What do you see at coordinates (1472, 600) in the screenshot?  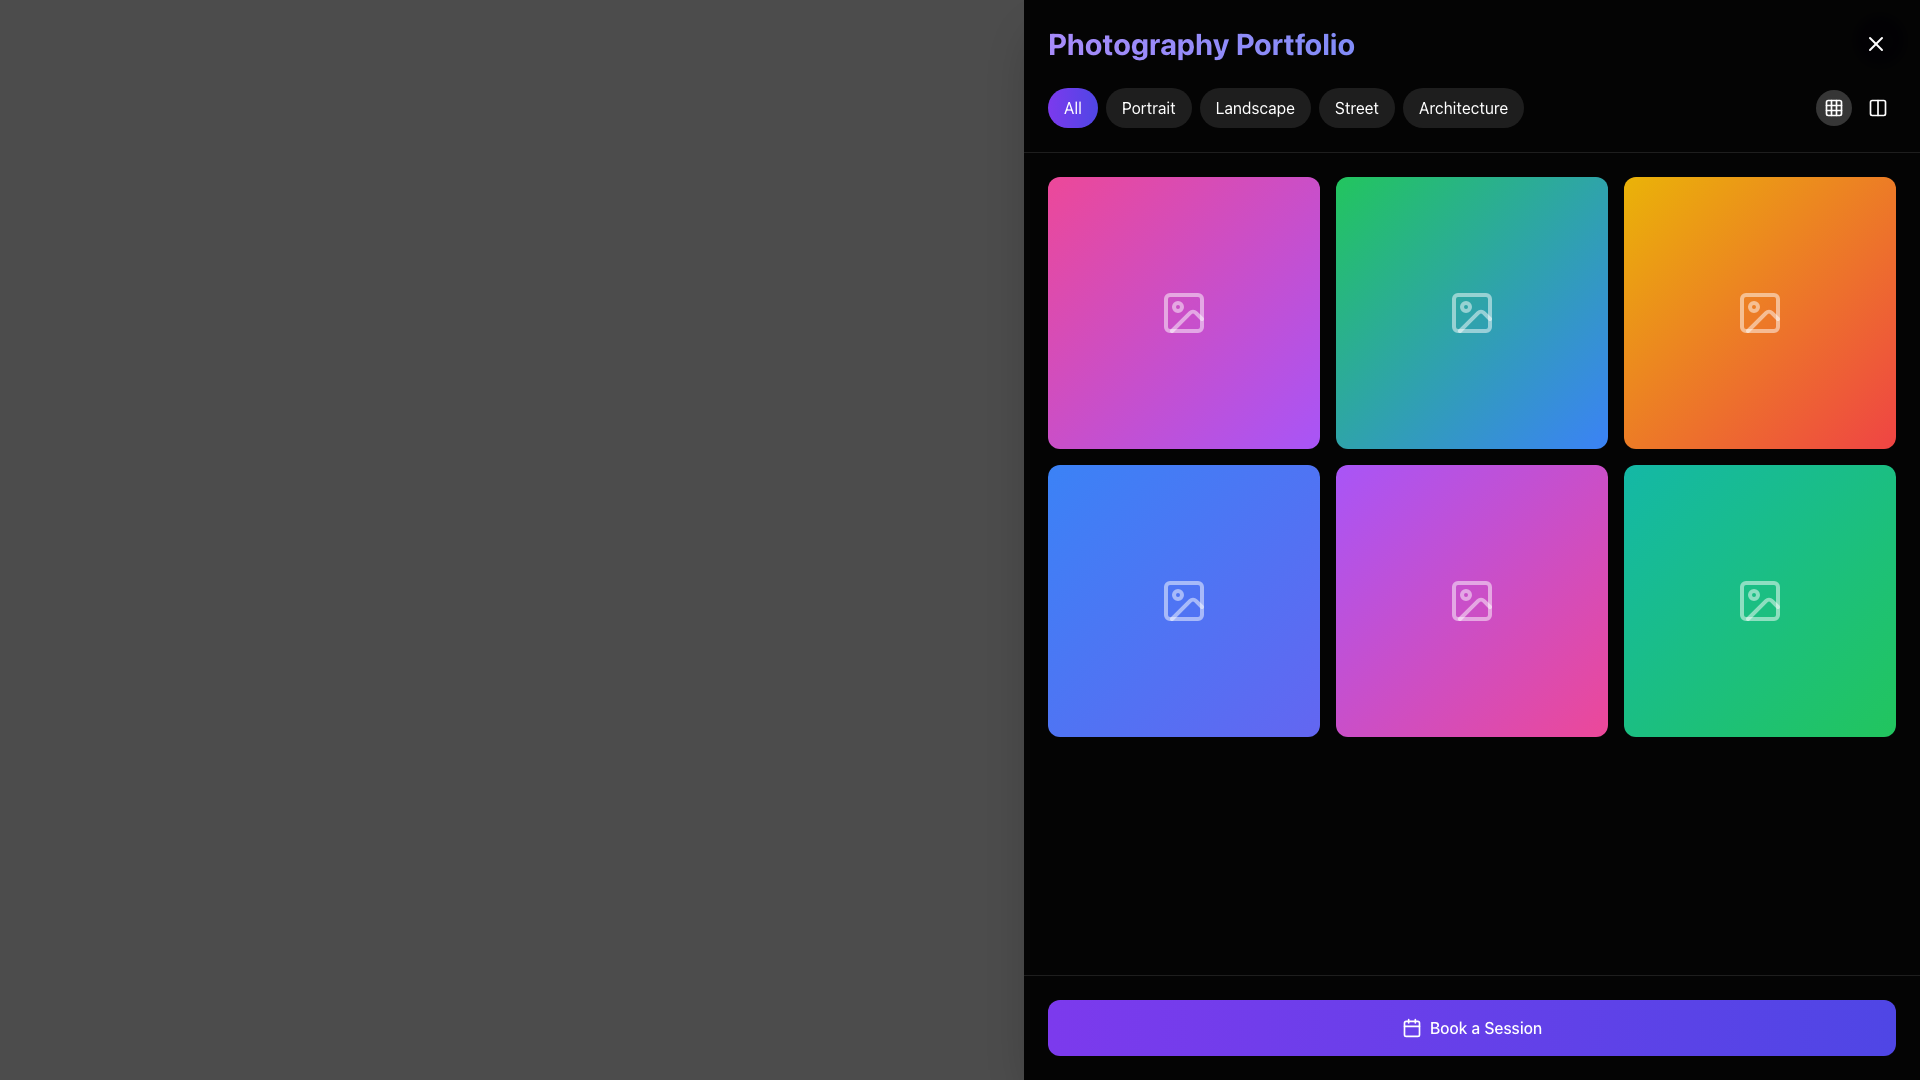 I see `the icon located in the rightmost column of the lower row in a 3x2 grid layout, which has a magenta gradient background and serves as a placeholder for an image` at bounding box center [1472, 600].